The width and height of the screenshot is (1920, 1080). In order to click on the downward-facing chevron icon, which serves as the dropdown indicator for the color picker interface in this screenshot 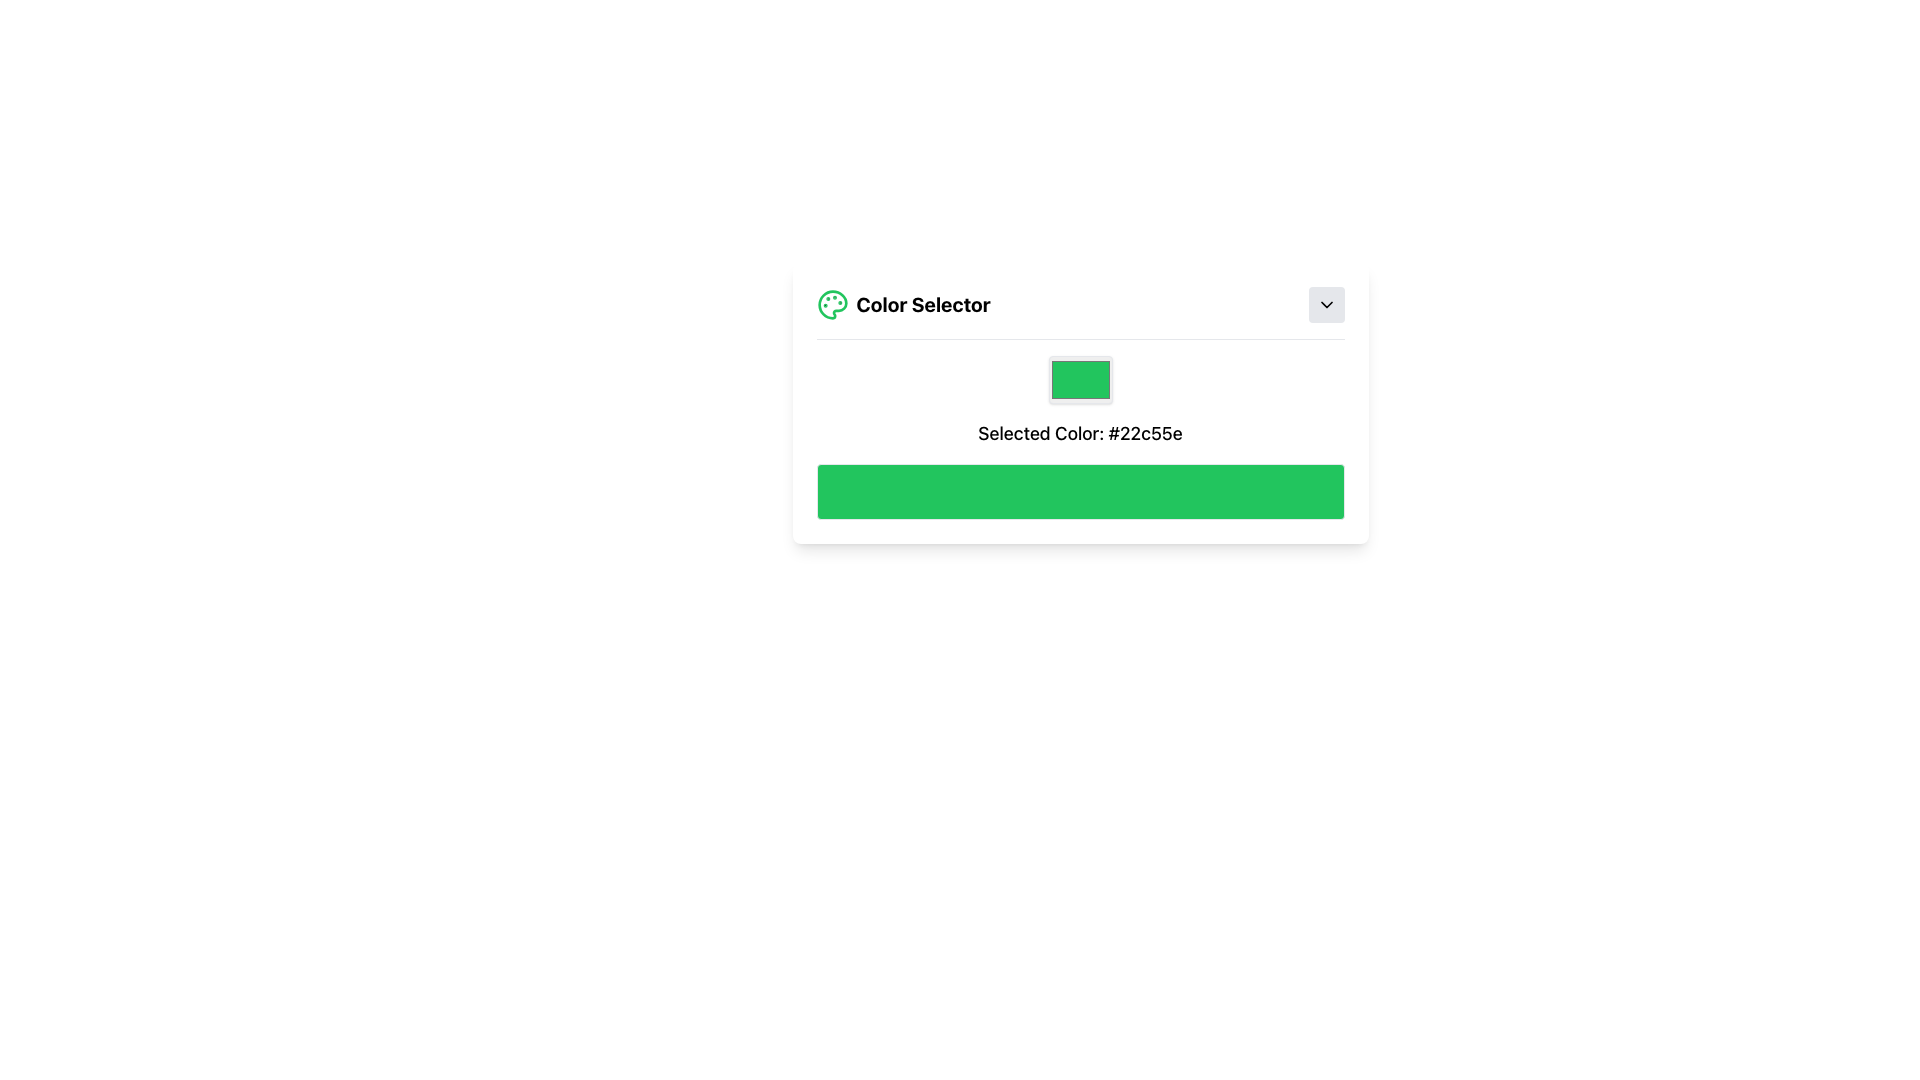, I will do `click(1326, 304)`.